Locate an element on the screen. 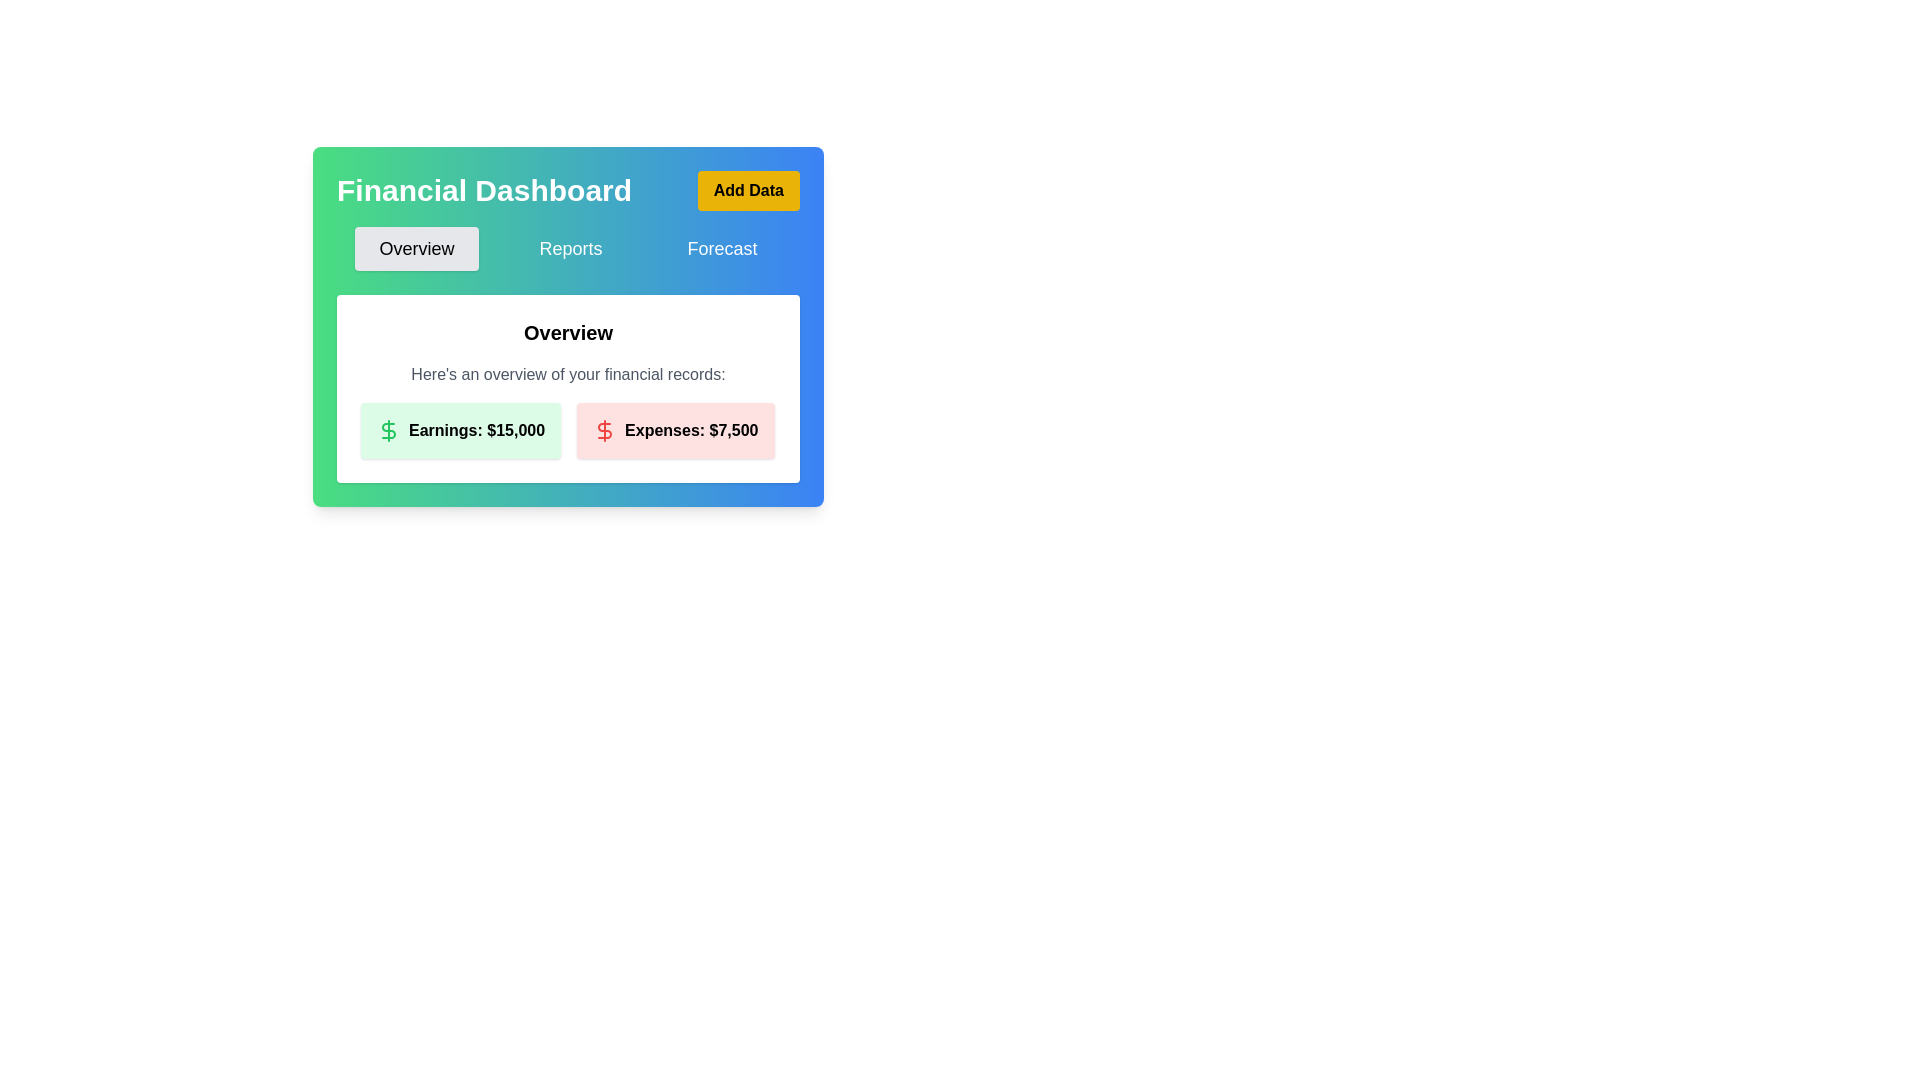 Image resolution: width=1920 pixels, height=1080 pixels. the second expense card in the financial overview section, located on the right-hand side adjacent to the earnings card is located at coordinates (675, 430).